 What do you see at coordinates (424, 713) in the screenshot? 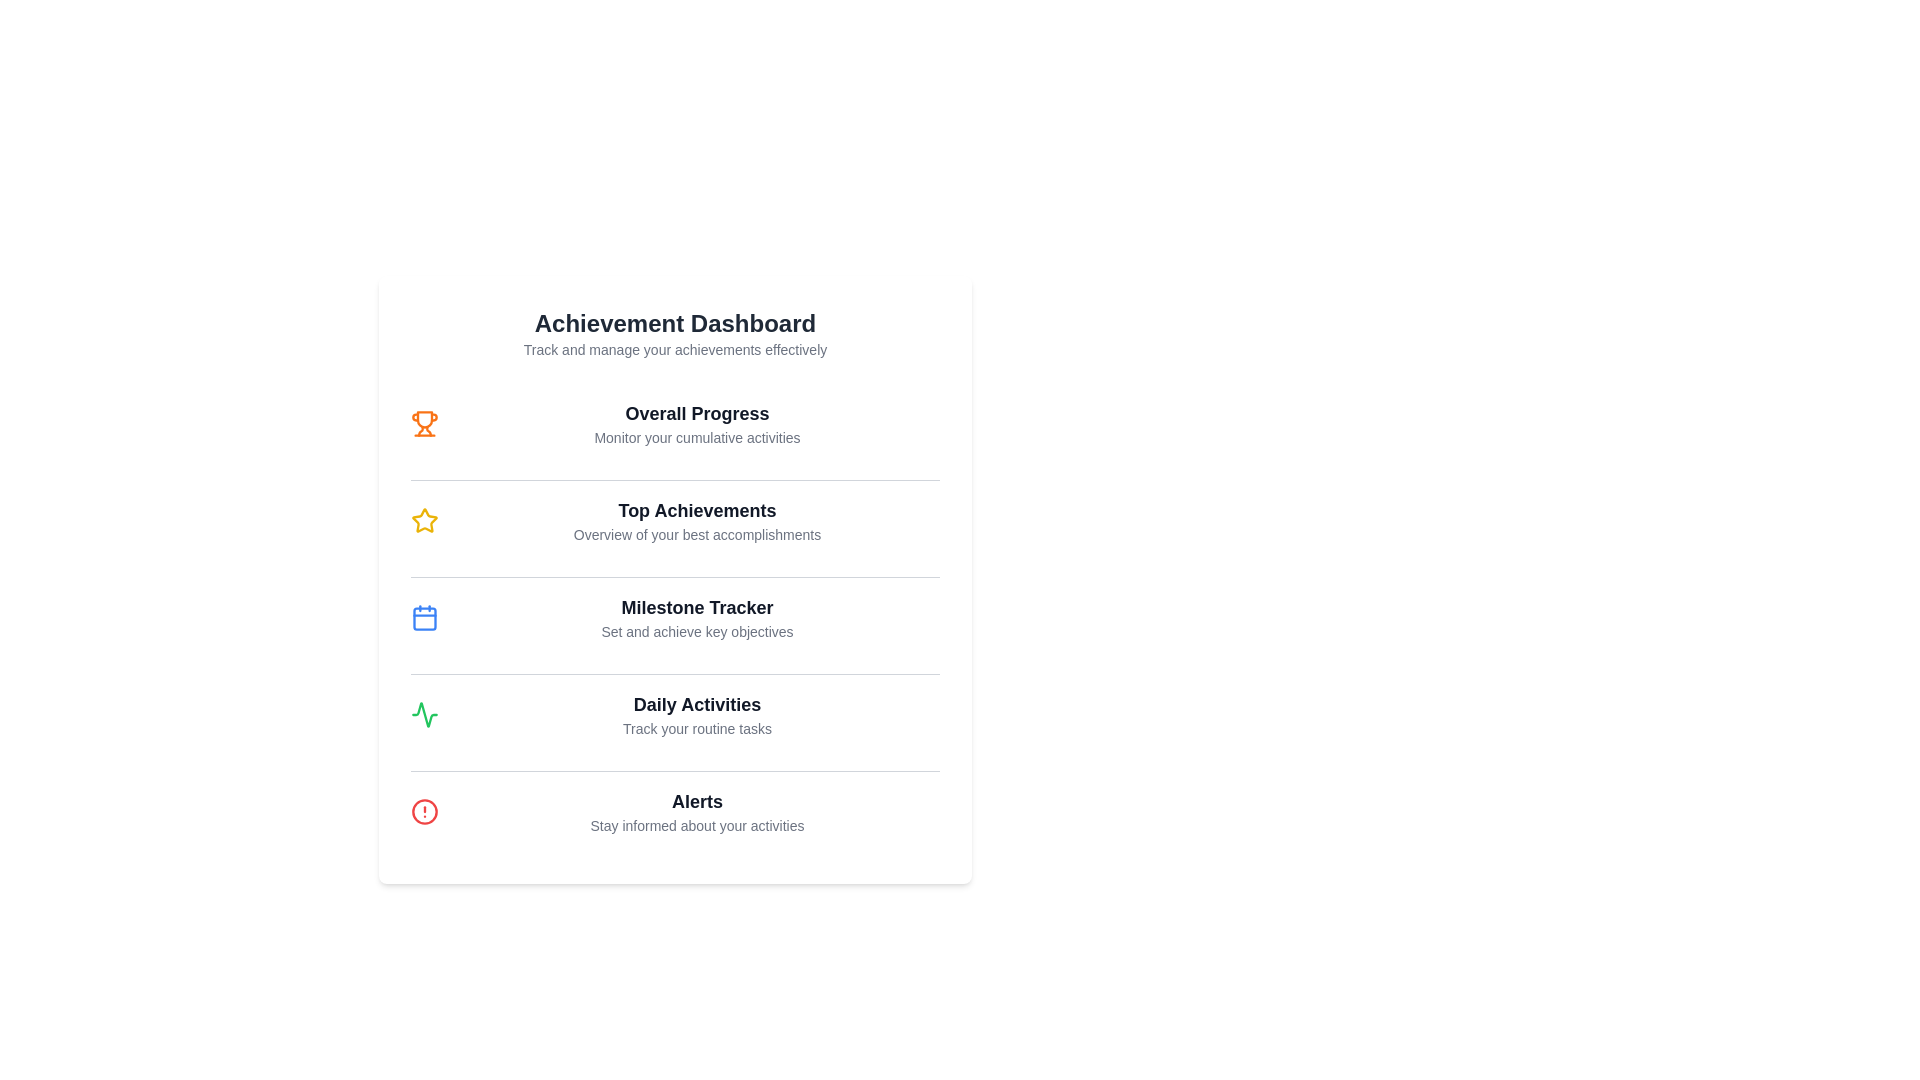
I see `the design of the 'Daily Activities' icon, which represents metrics related to daily tasks and is positioned fourth in the vertical list adjacent to its label` at bounding box center [424, 713].